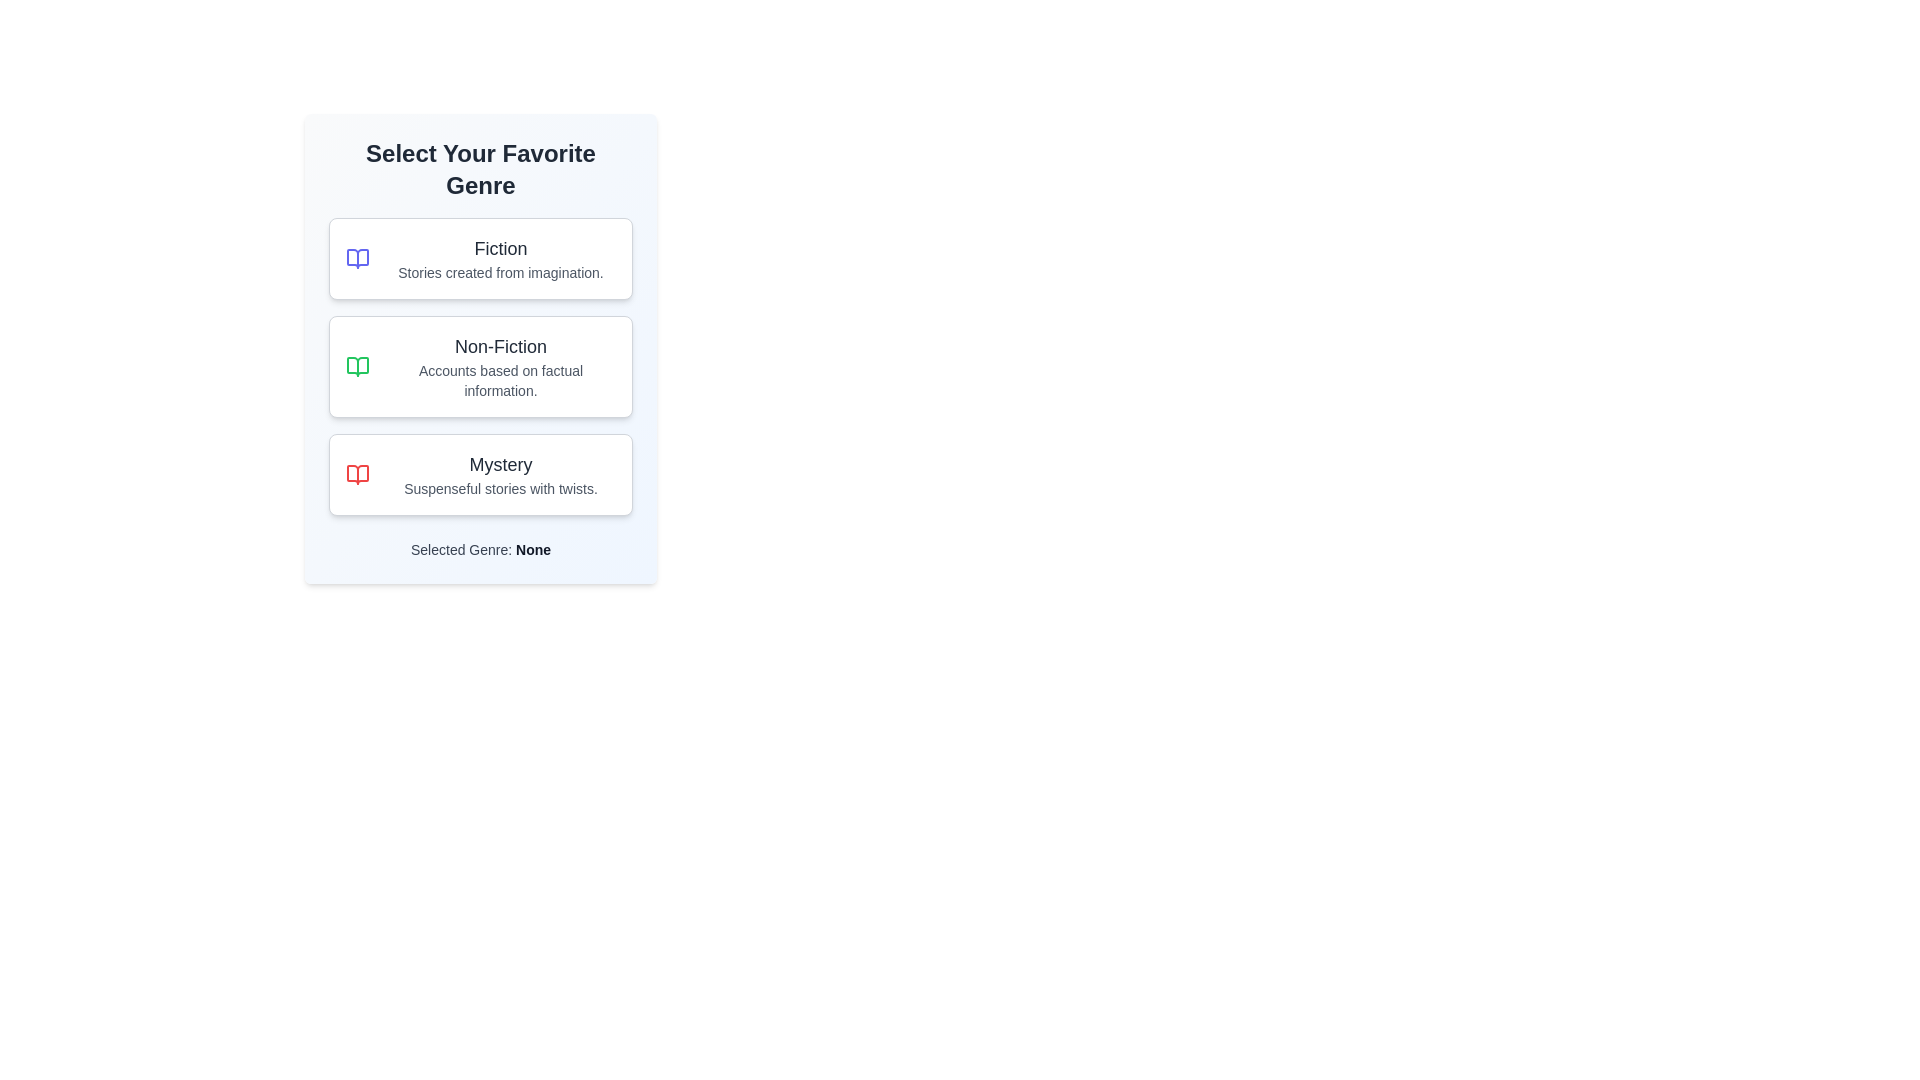  I want to click on the decorative icon for the 'Mystery' option, which is located on the left side inside the third option labeled 'Mystery' in the vertical menu list, so click(358, 474).